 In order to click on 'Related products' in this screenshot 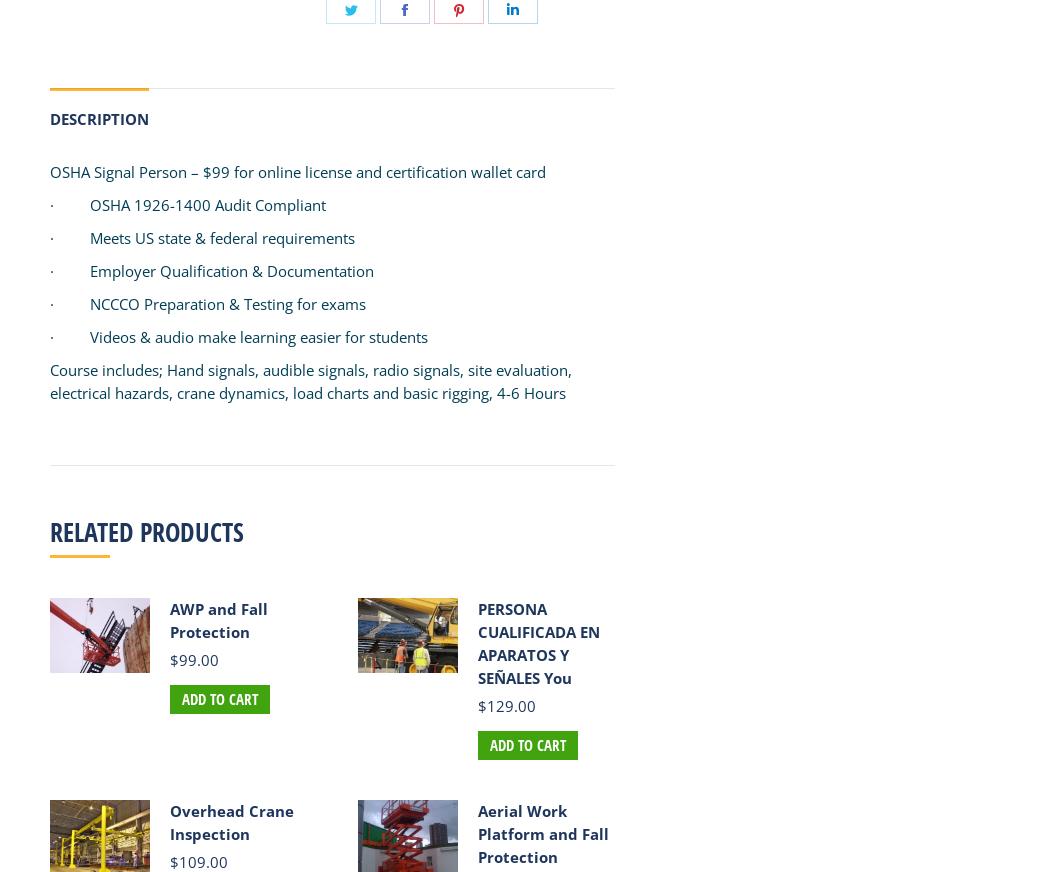, I will do `click(146, 531)`.